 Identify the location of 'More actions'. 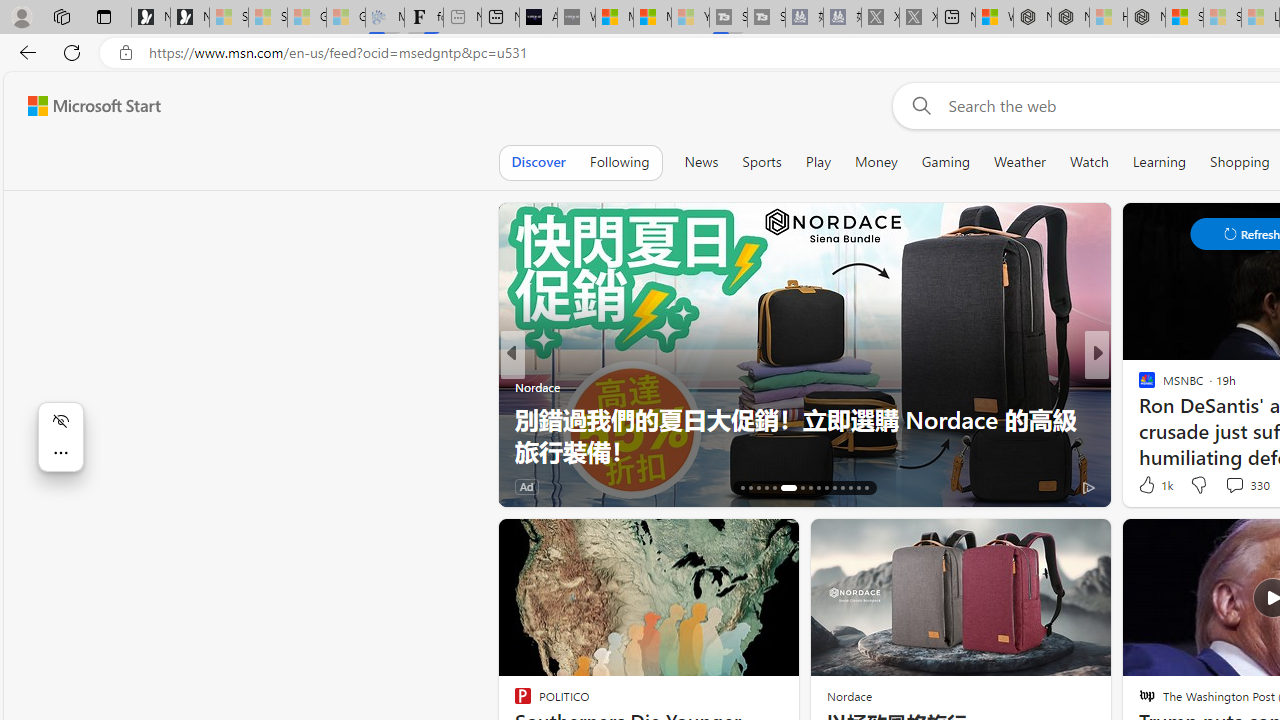
(60, 452).